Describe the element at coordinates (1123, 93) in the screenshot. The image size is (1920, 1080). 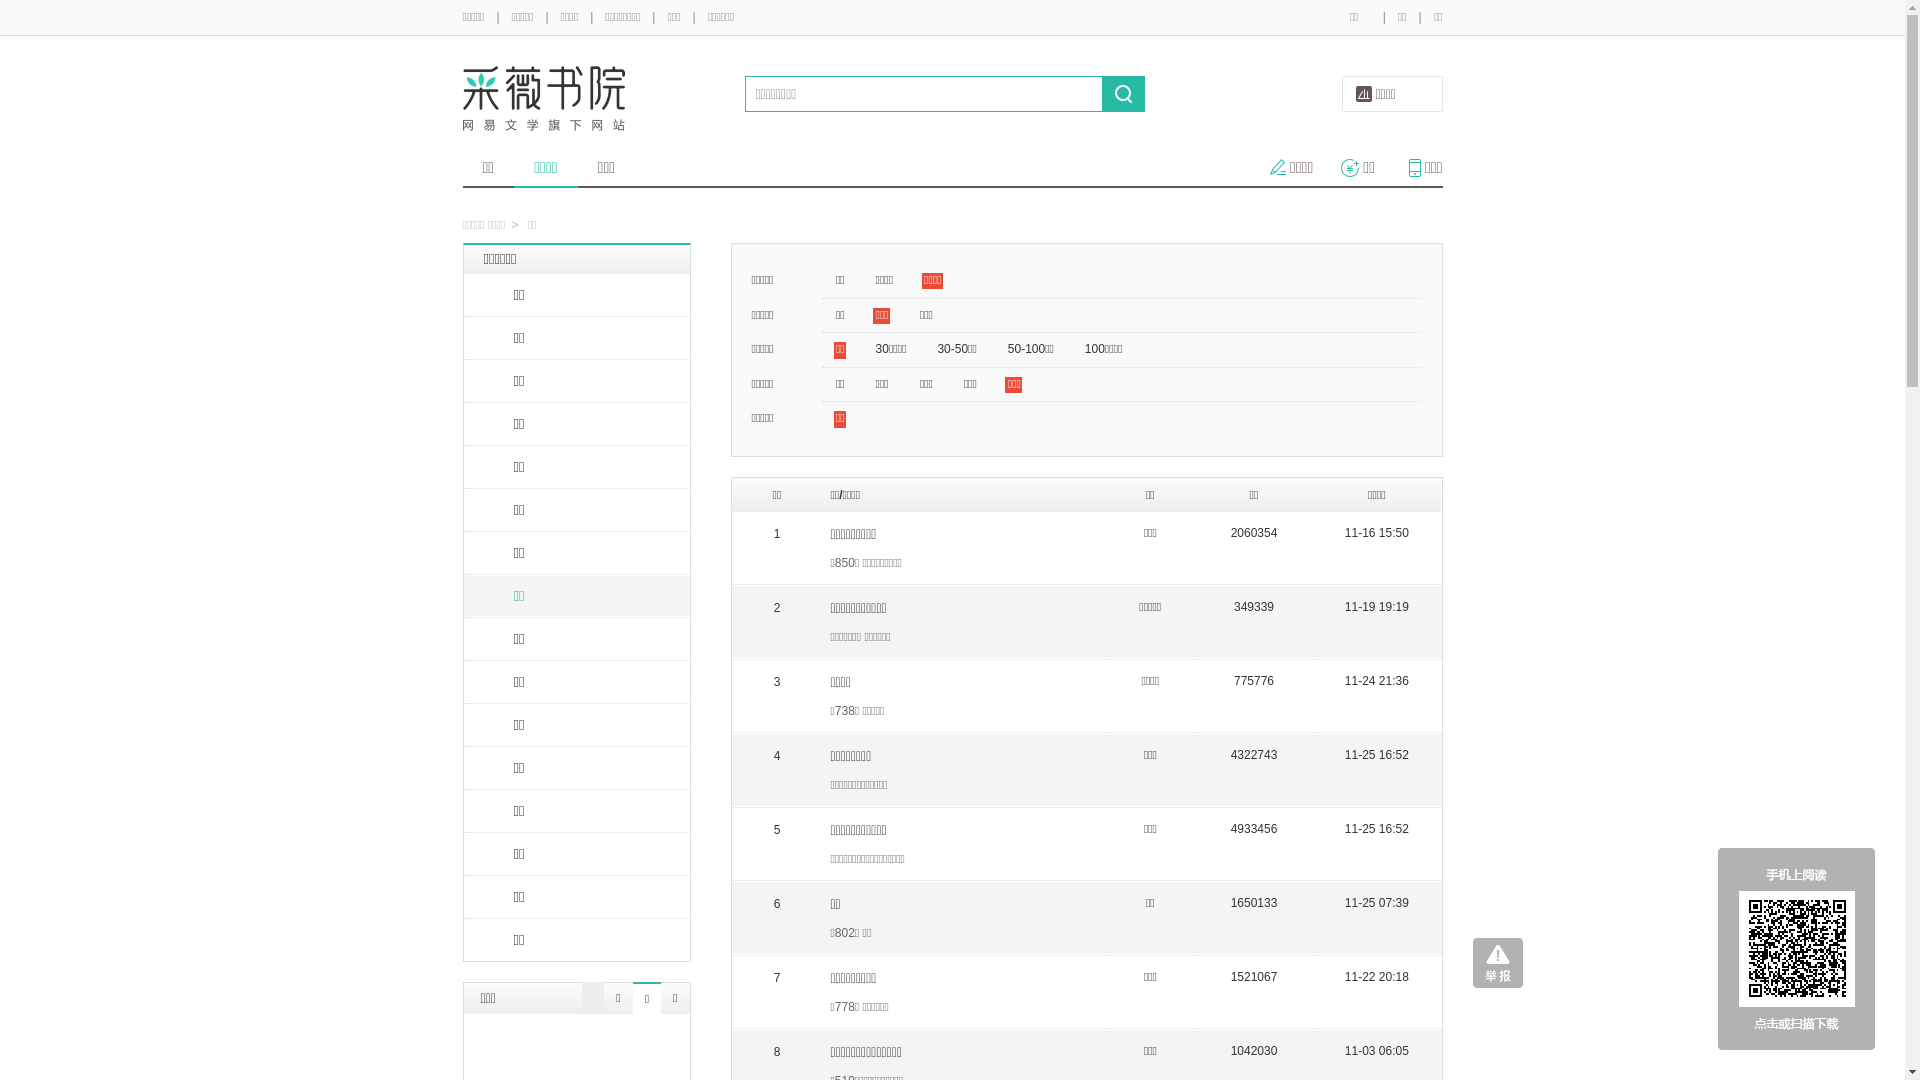
I see `'    '` at that location.